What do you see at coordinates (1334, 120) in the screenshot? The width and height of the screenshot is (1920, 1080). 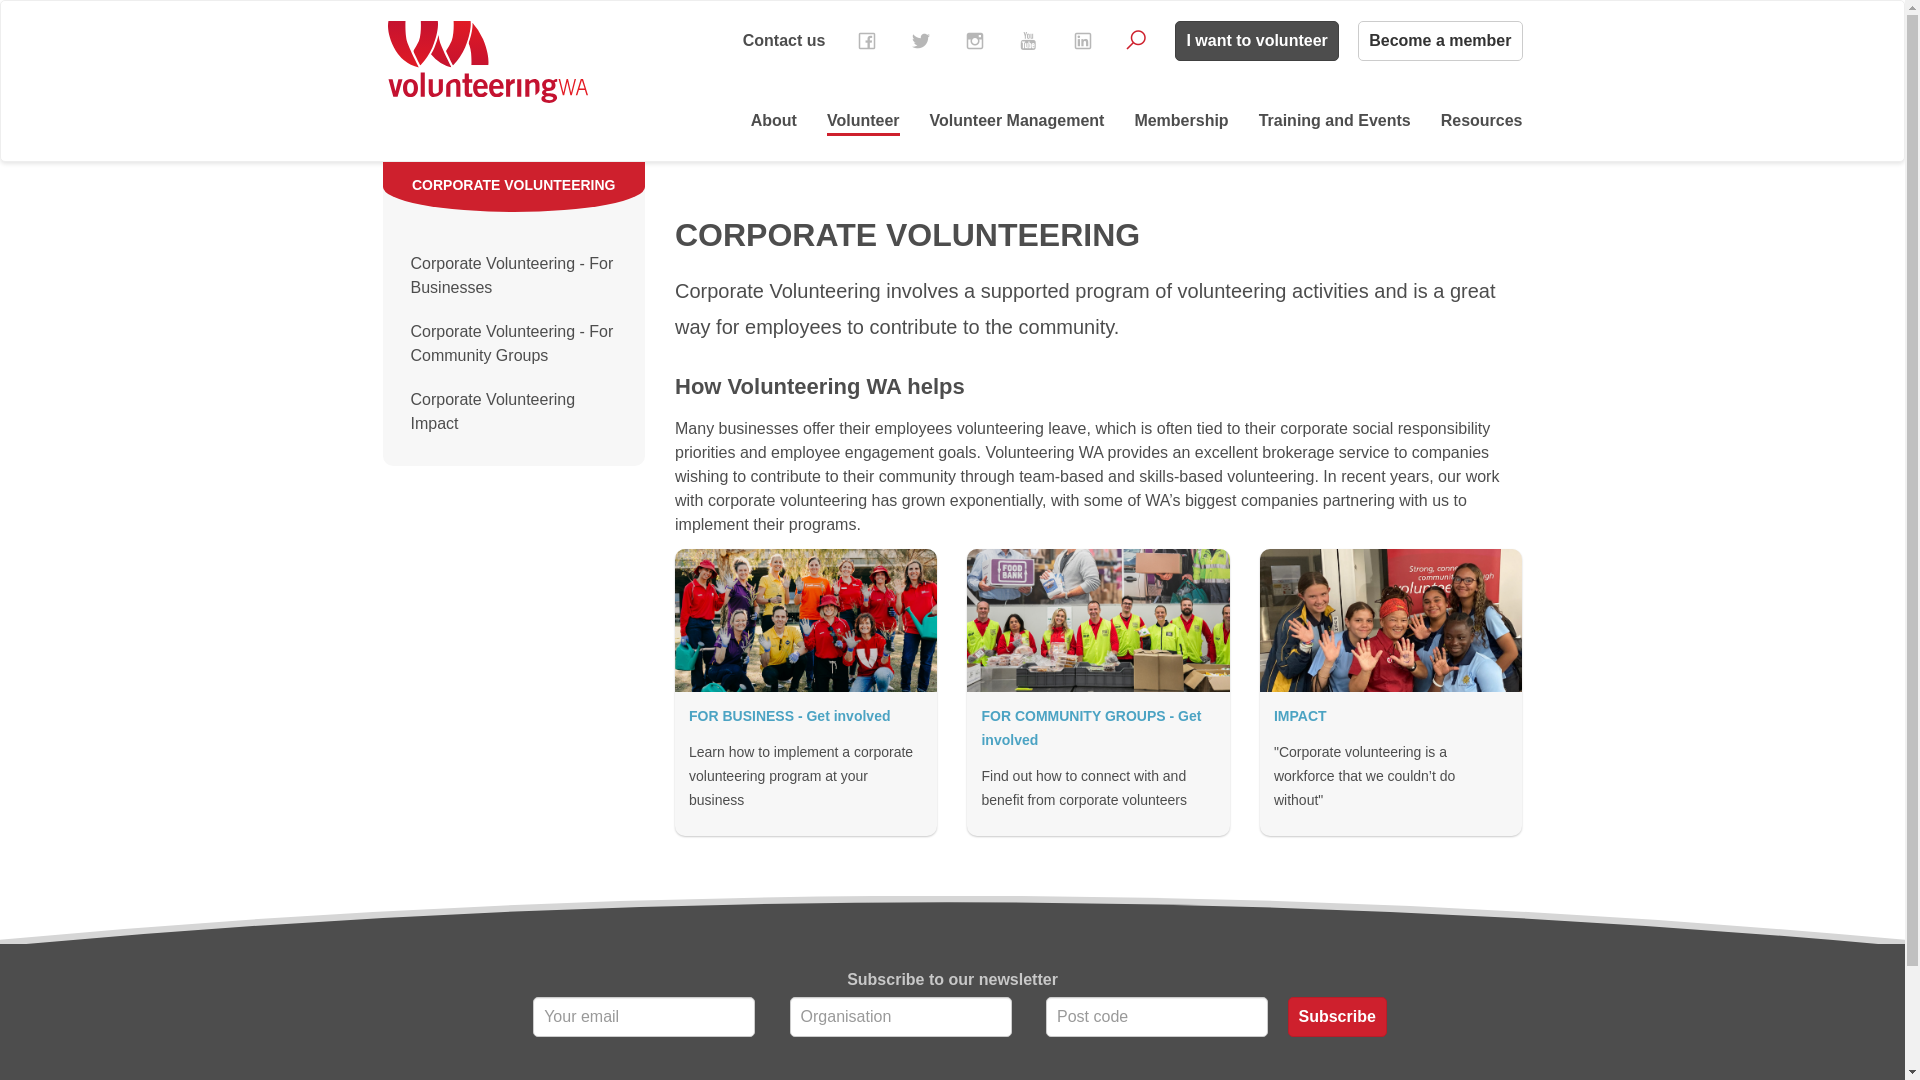 I see `'Training and Events'` at bounding box center [1334, 120].